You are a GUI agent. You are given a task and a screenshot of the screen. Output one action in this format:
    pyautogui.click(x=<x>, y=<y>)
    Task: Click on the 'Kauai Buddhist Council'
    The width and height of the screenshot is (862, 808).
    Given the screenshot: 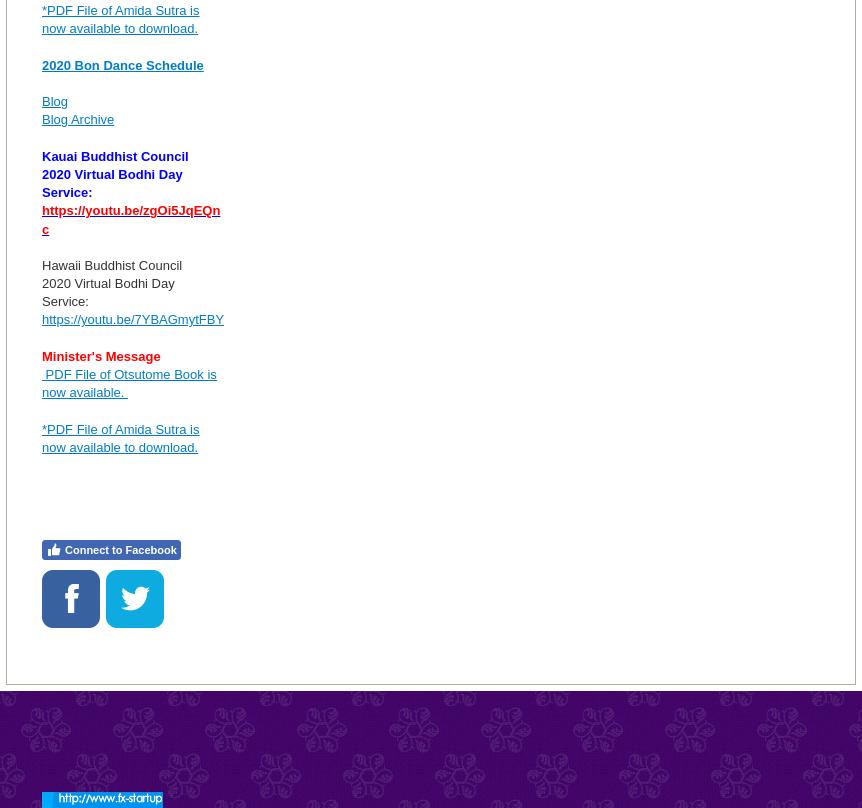 What is the action you would take?
    pyautogui.click(x=113, y=154)
    